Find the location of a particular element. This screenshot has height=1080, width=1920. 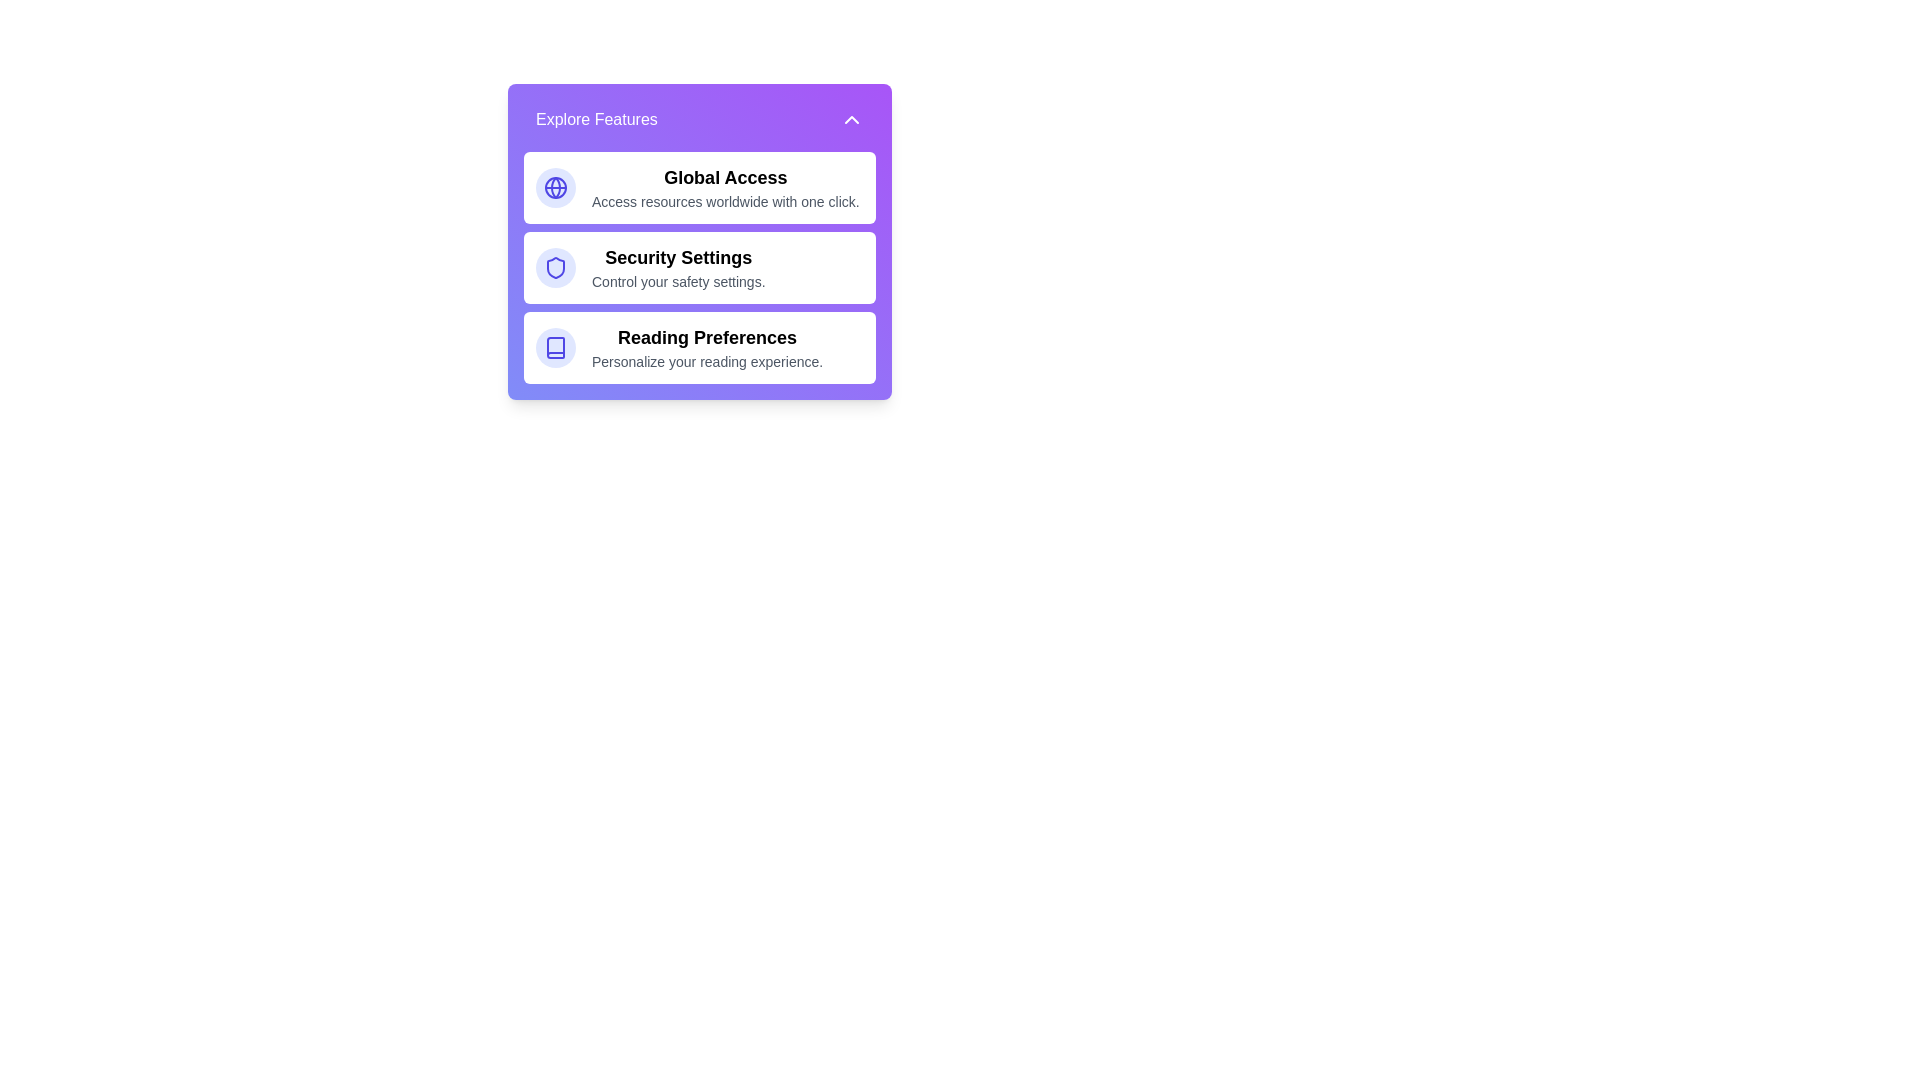

informational text that states 'Access resources worldwide with one click.' located directly below the title 'Global Access.' is located at coordinates (724, 201).